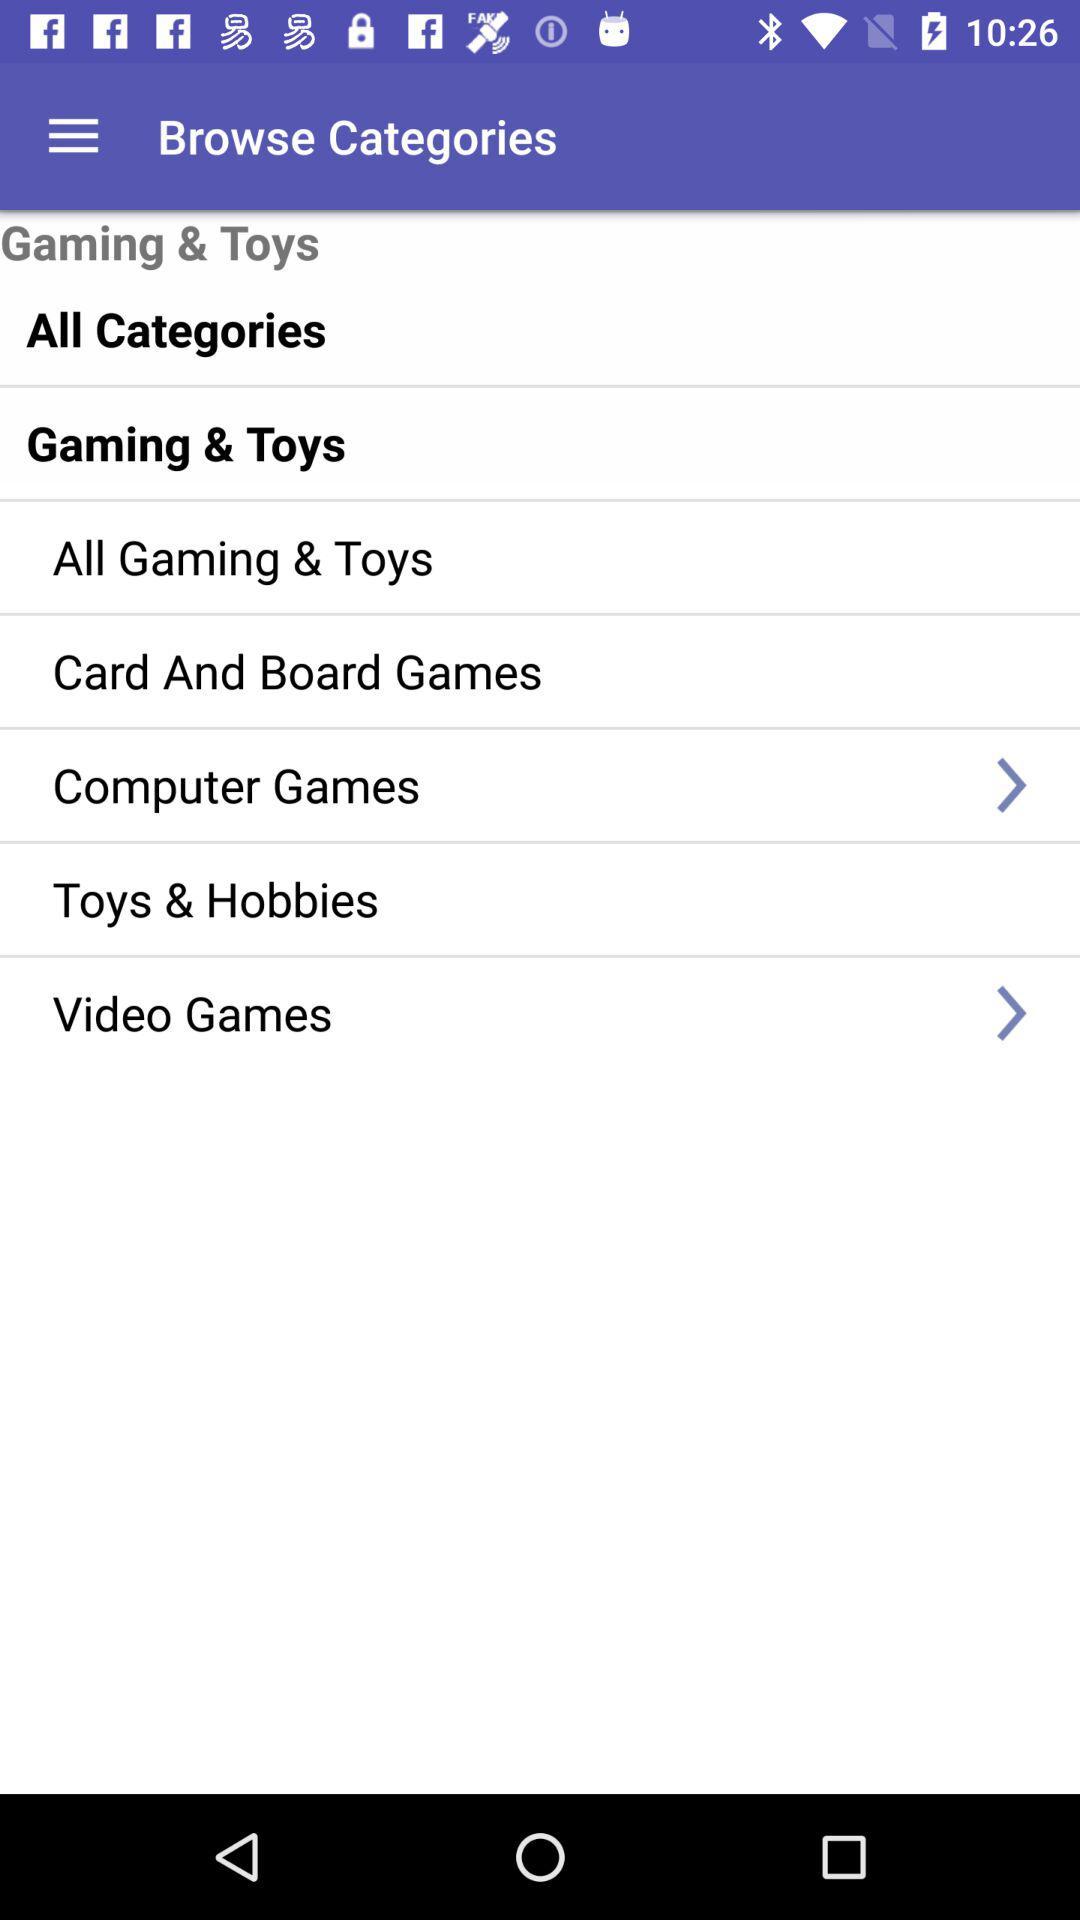 This screenshot has height=1920, width=1080. Describe the element at coordinates (510, 1012) in the screenshot. I see `the video games icon` at that location.